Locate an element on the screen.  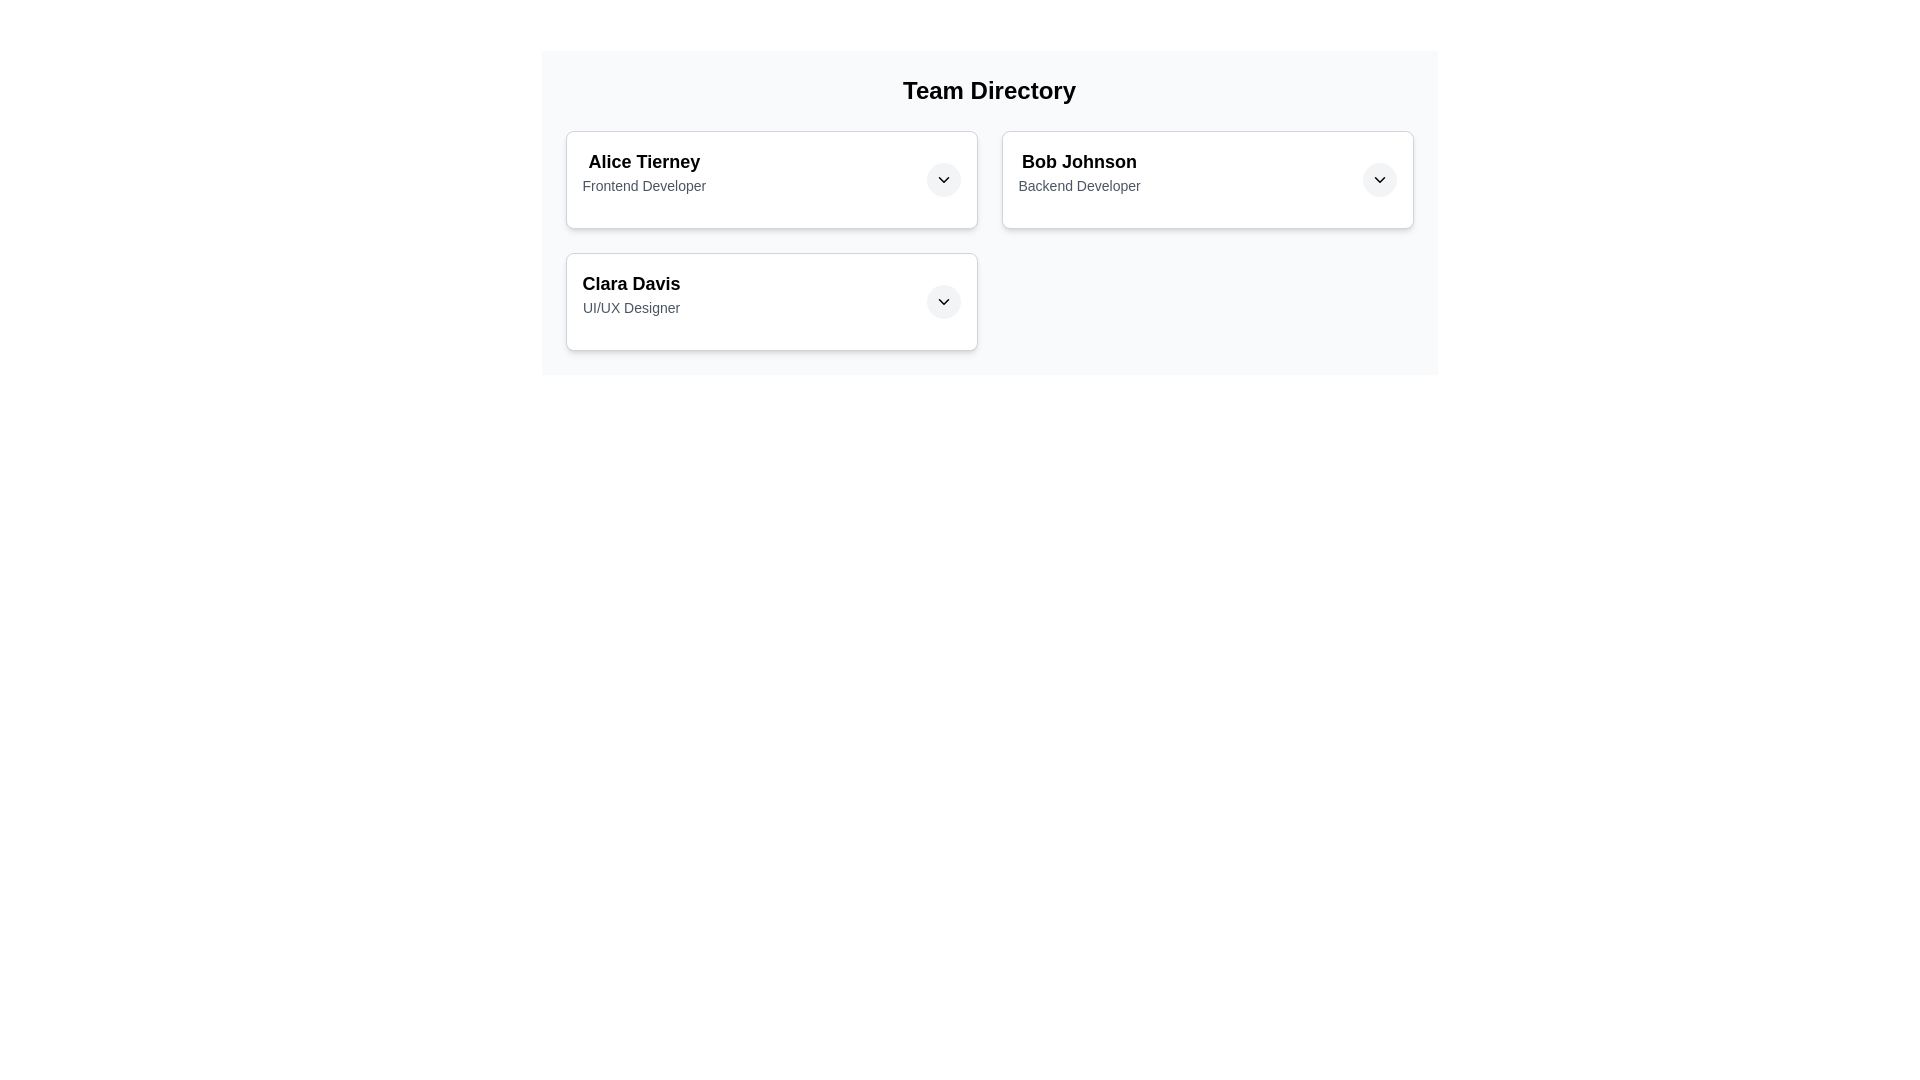
the static text label displaying the designation 'UI/UX Designer' associated with Clara Davis, located in the bottom-left portion of the card is located at coordinates (630, 308).